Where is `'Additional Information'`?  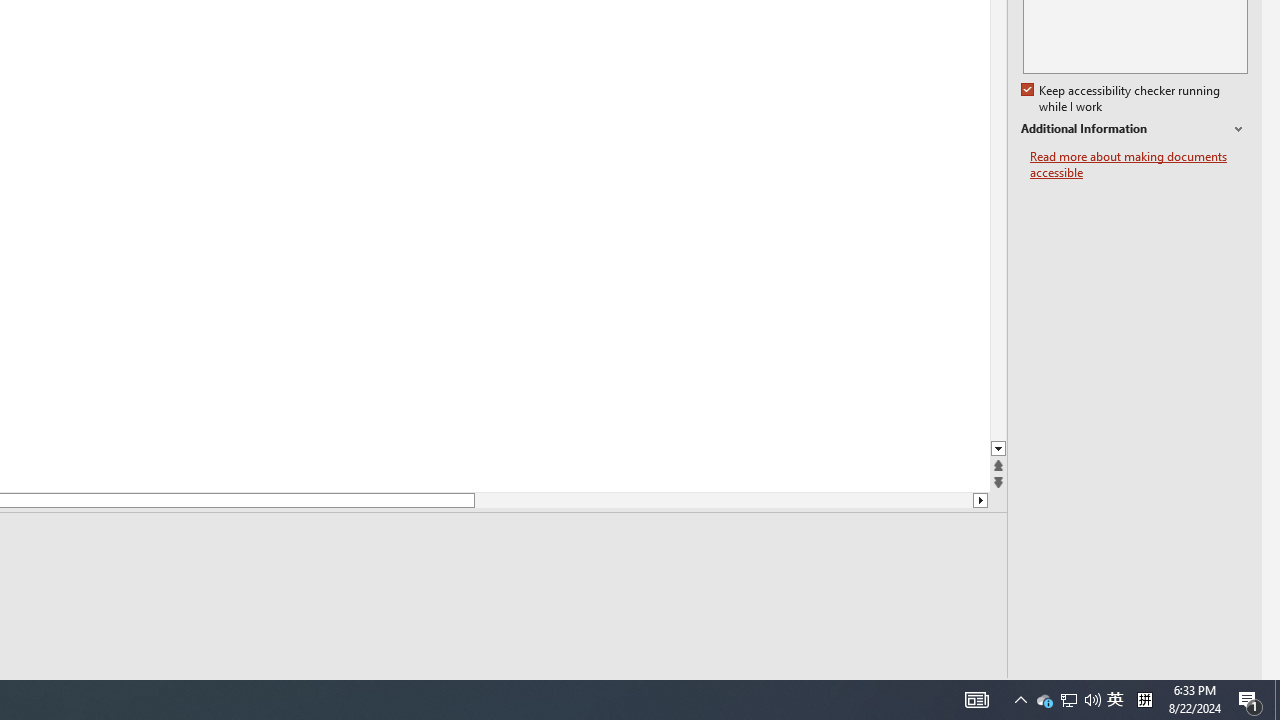
'Additional Information' is located at coordinates (1134, 129).